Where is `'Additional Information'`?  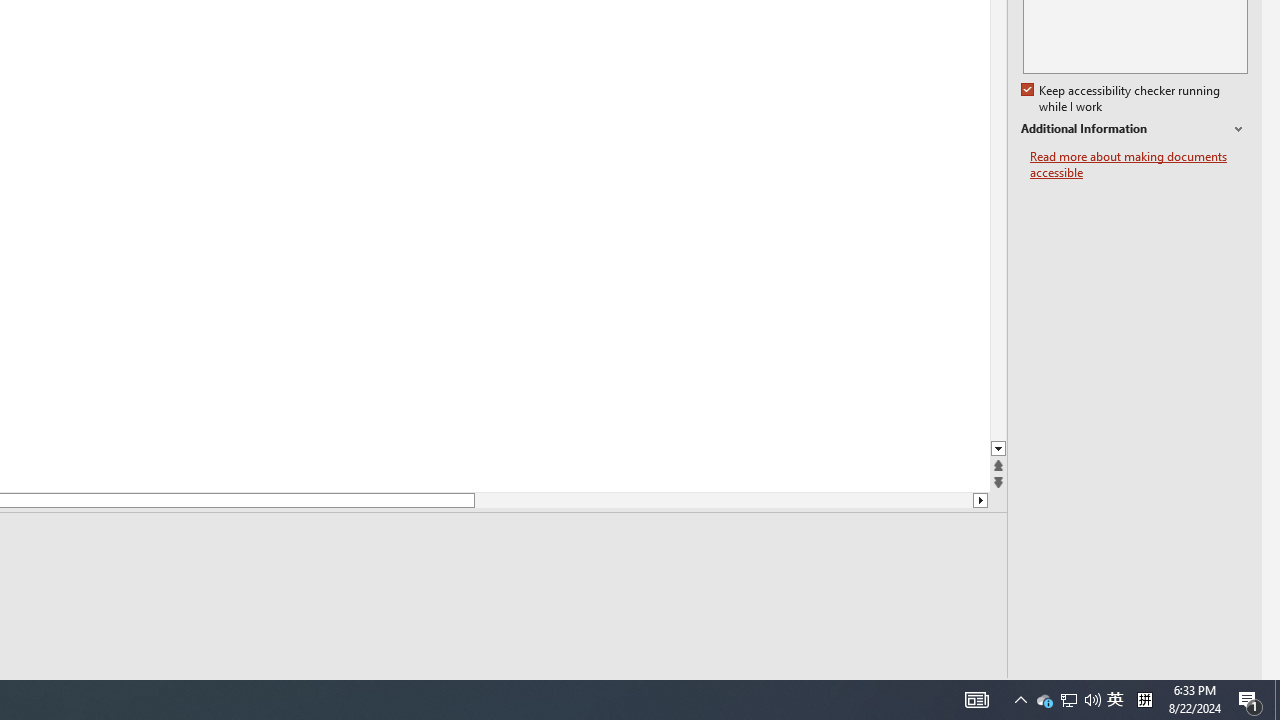
'Additional Information' is located at coordinates (1134, 129).